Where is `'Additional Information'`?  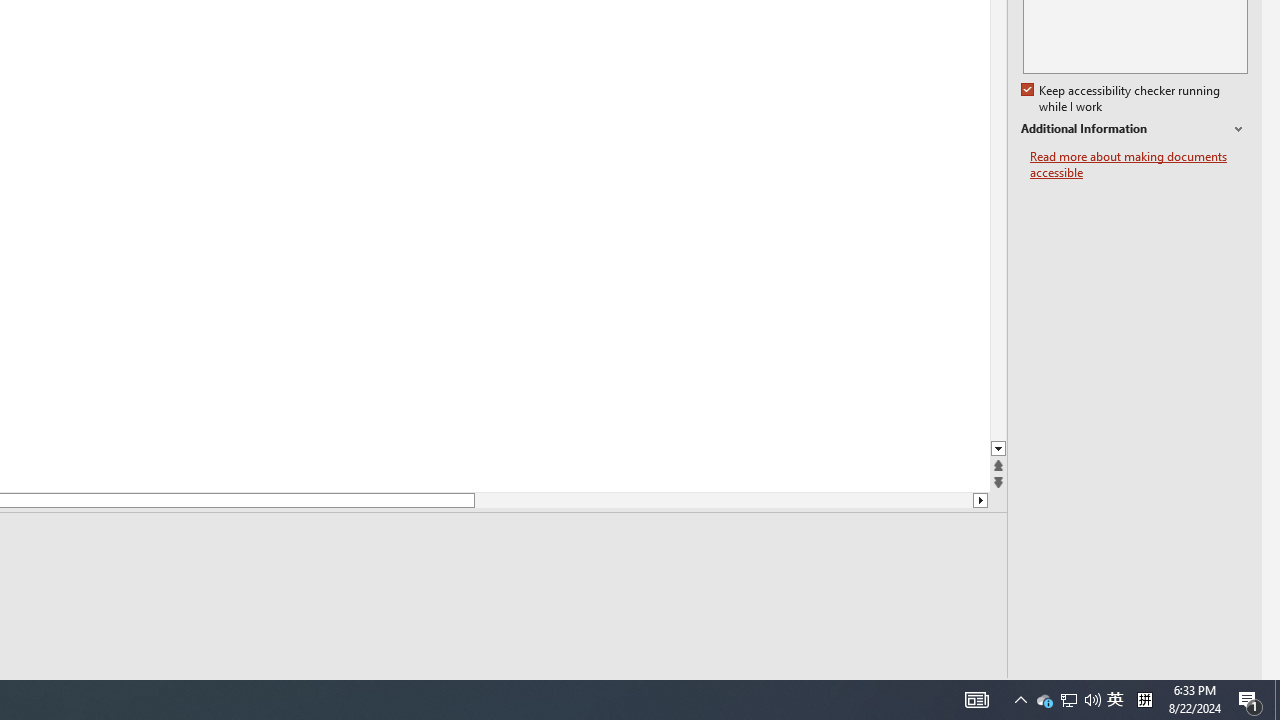
'Additional Information' is located at coordinates (1134, 129).